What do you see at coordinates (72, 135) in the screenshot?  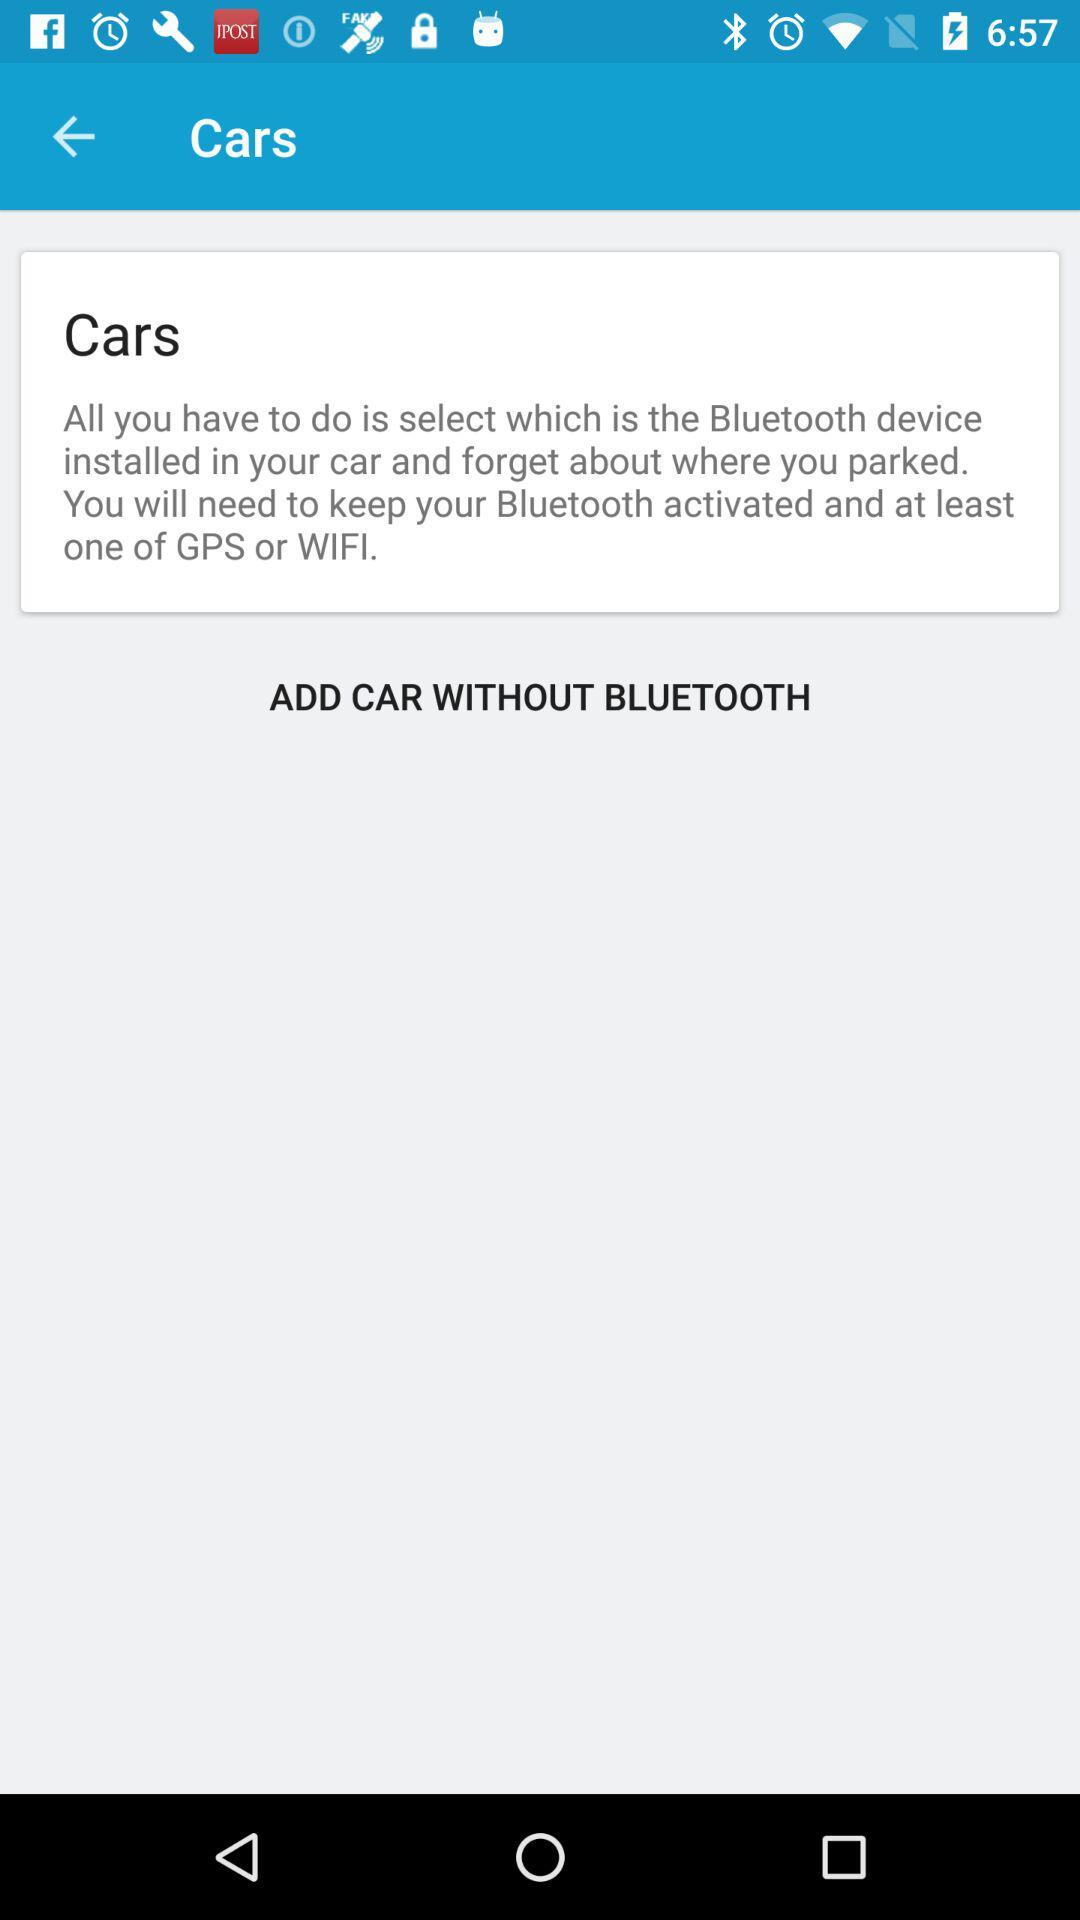 I see `the item to the left of cars` at bounding box center [72, 135].